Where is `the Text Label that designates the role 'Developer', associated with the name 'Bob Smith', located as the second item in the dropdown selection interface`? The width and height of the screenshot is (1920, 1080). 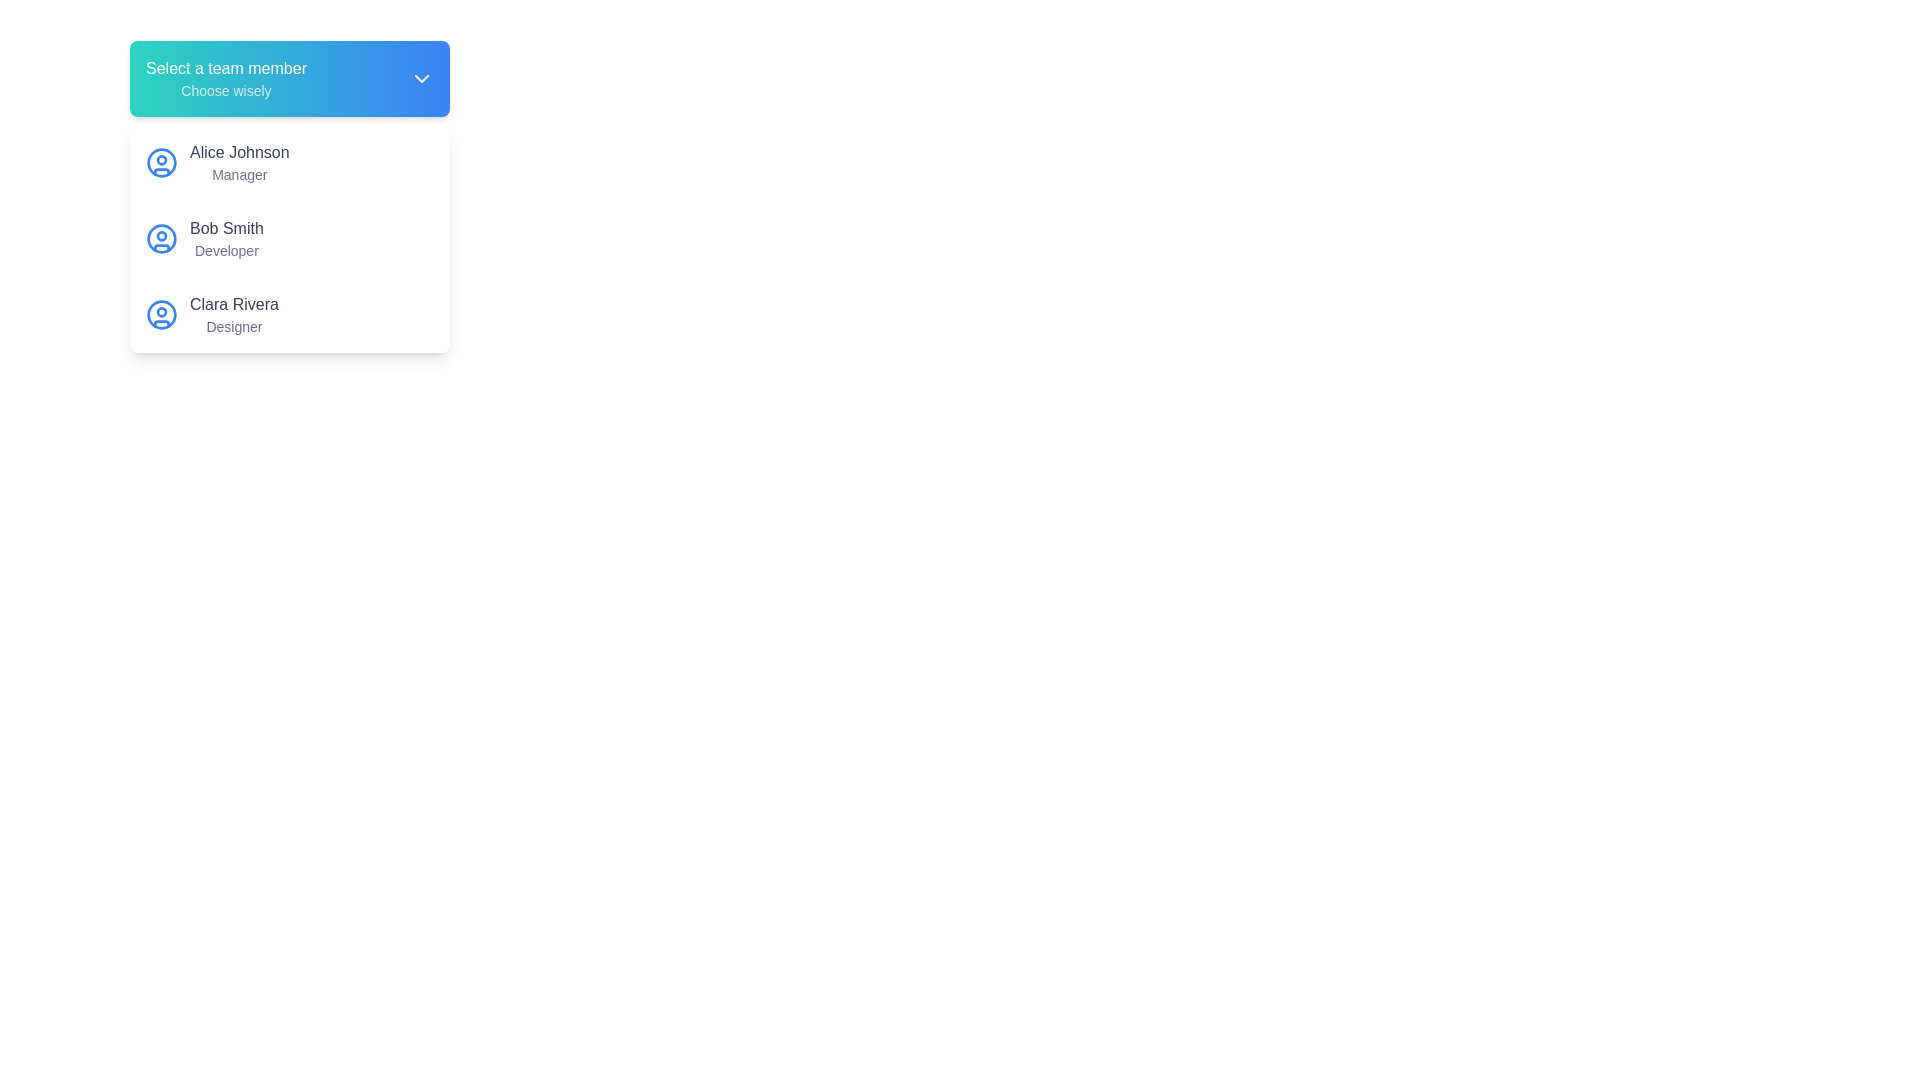 the Text Label that designates the role 'Developer', associated with the name 'Bob Smith', located as the second item in the dropdown selection interface is located at coordinates (226, 249).